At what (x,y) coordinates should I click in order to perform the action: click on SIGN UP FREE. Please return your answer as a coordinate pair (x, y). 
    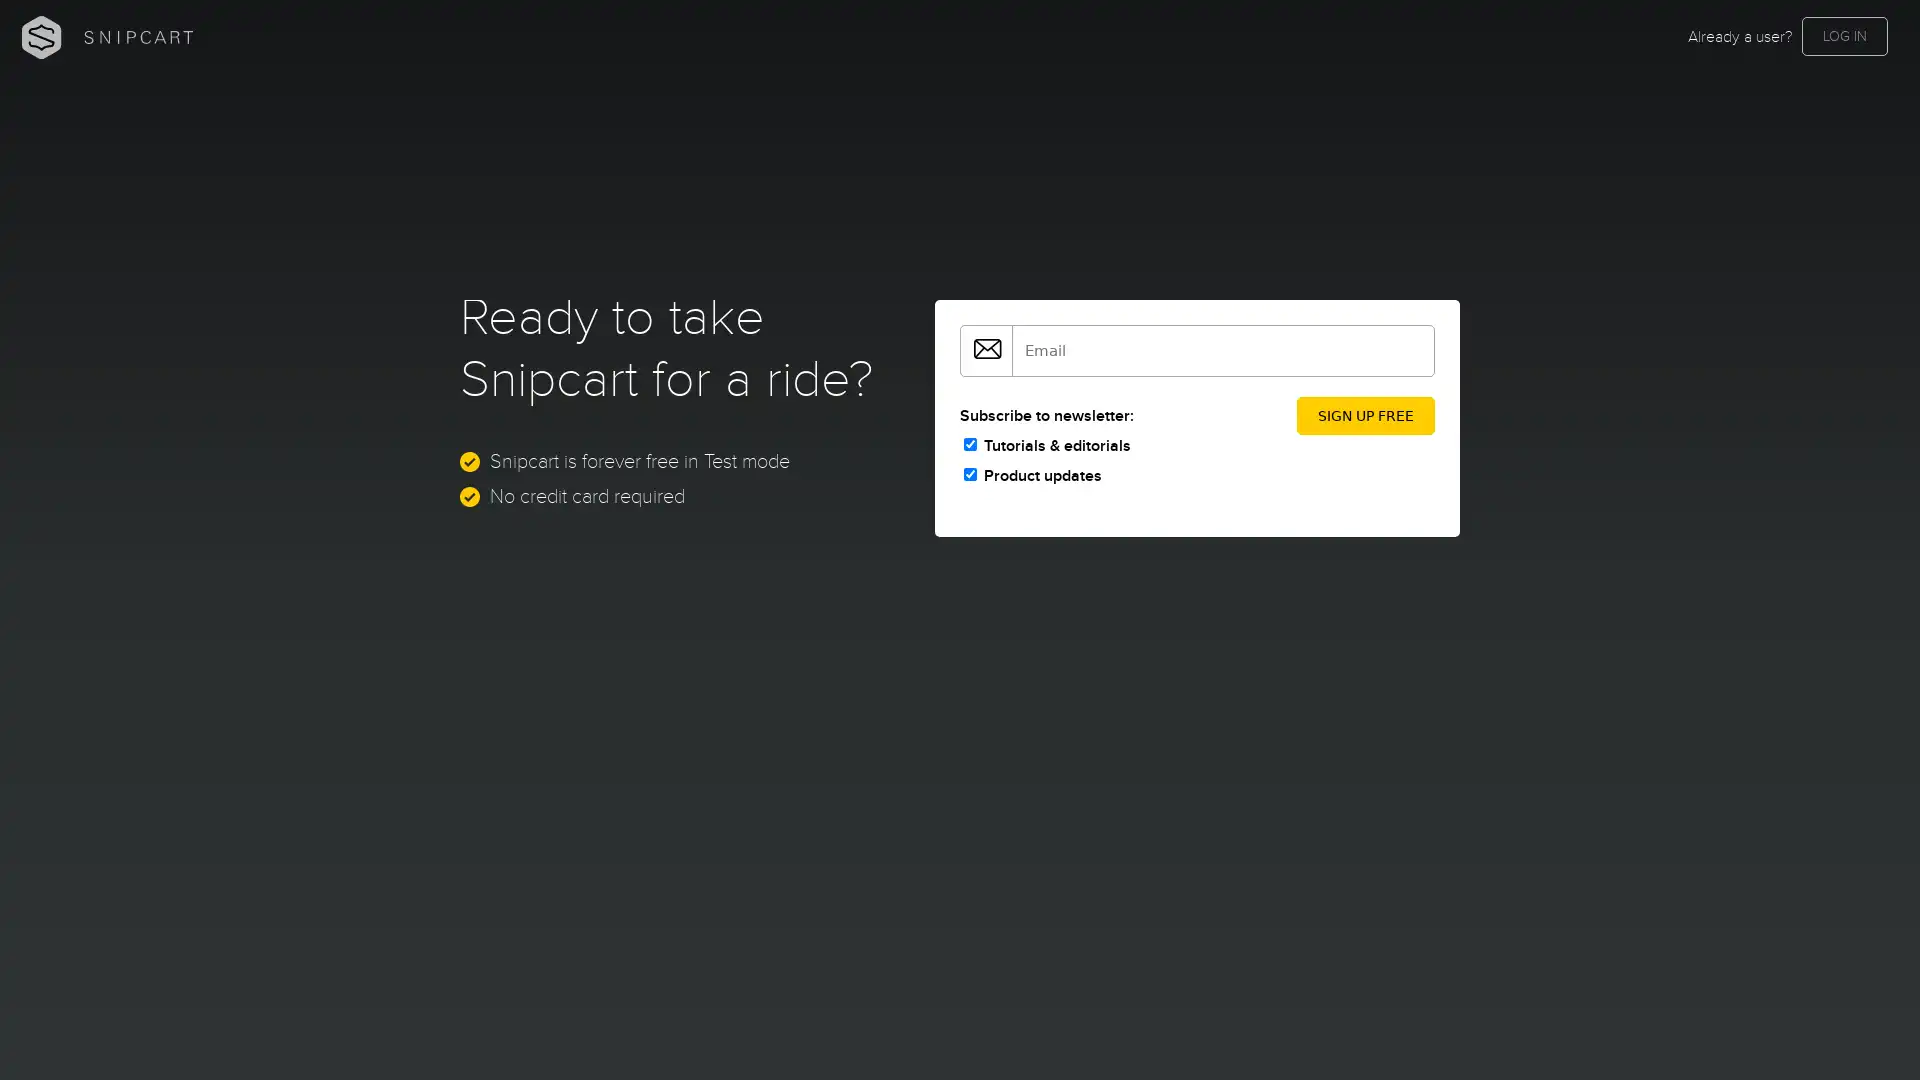
    Looking at the image, I should click on (1352, 416).